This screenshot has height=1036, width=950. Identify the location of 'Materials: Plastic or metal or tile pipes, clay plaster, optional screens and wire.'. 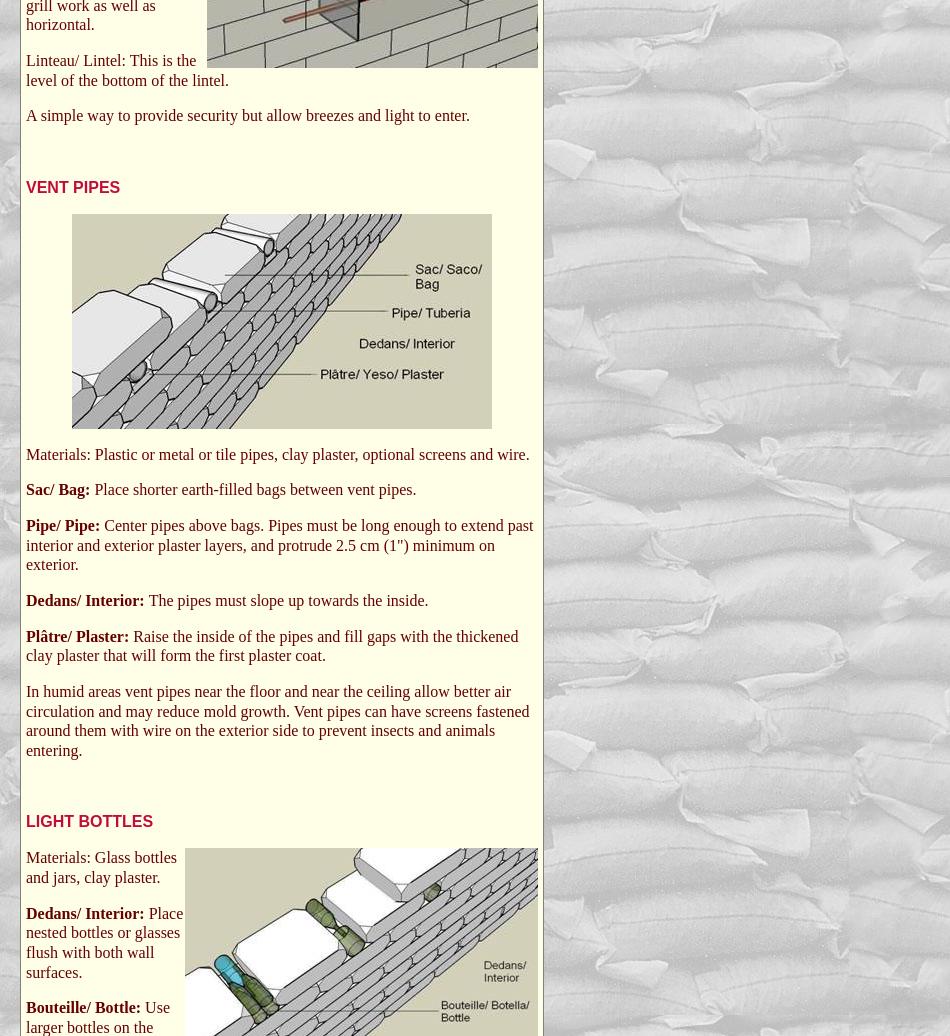
(276, 453).